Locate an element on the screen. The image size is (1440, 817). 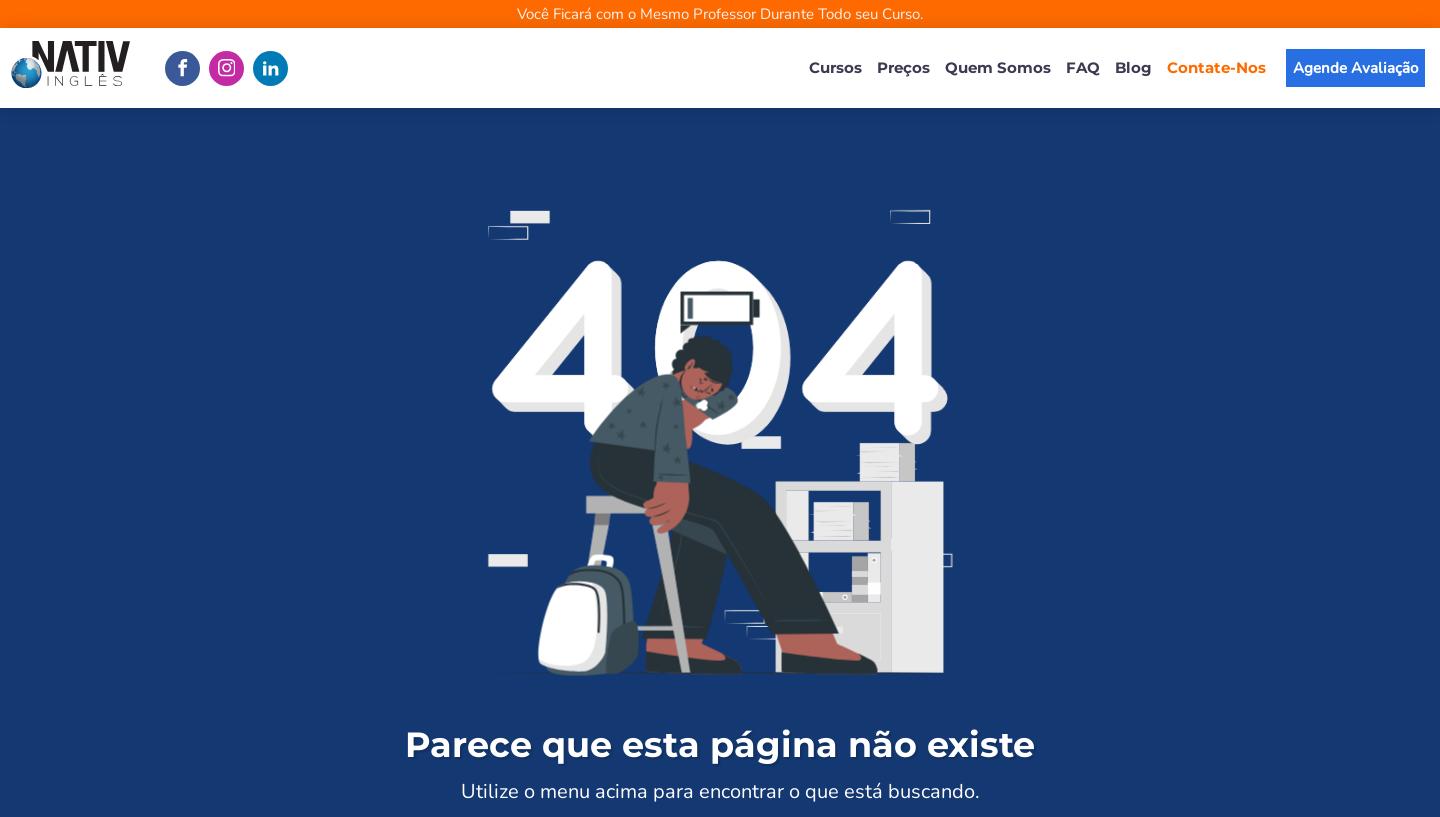
'Curso de Inglês Business' is located at coordinates (905, 146).